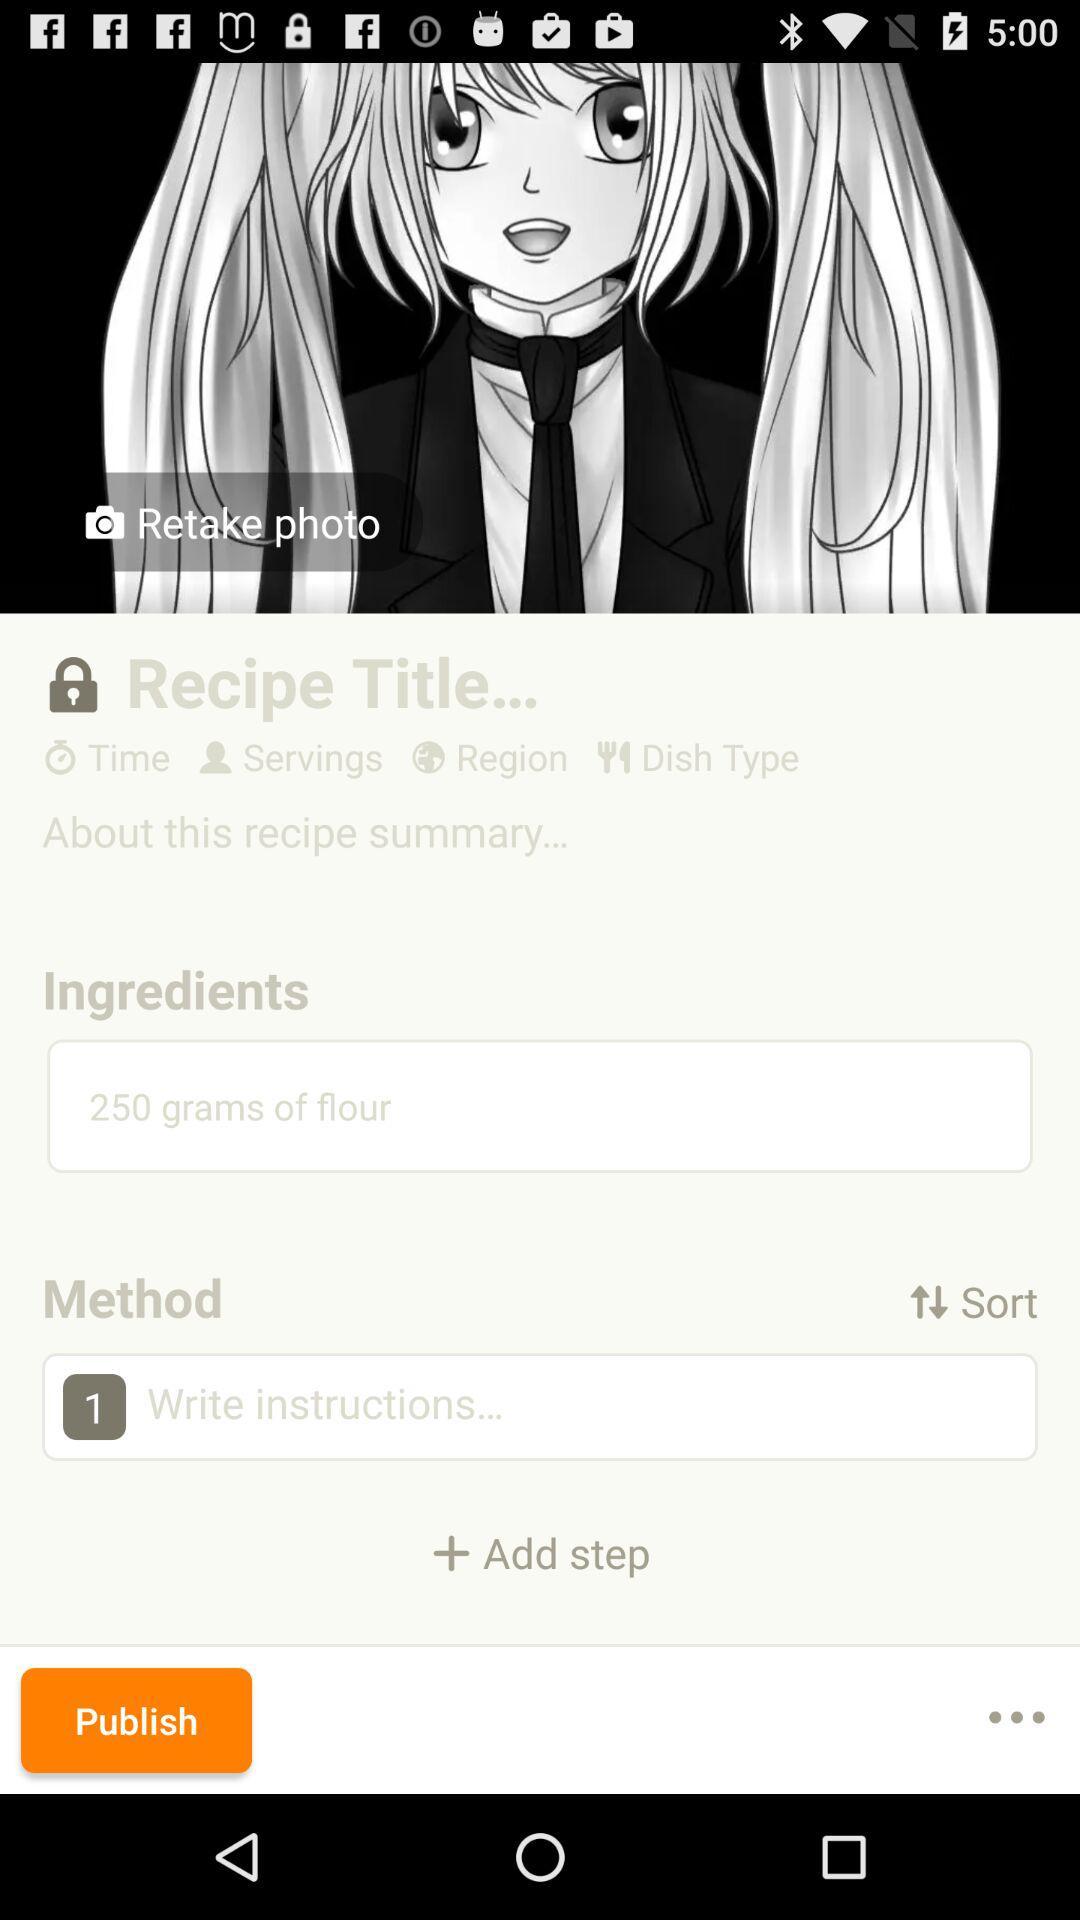  What do you see at coordinates (972, 1301) in the screenshot?
I see `the icon below 250 grams of` at bounding box center [972, 1301].